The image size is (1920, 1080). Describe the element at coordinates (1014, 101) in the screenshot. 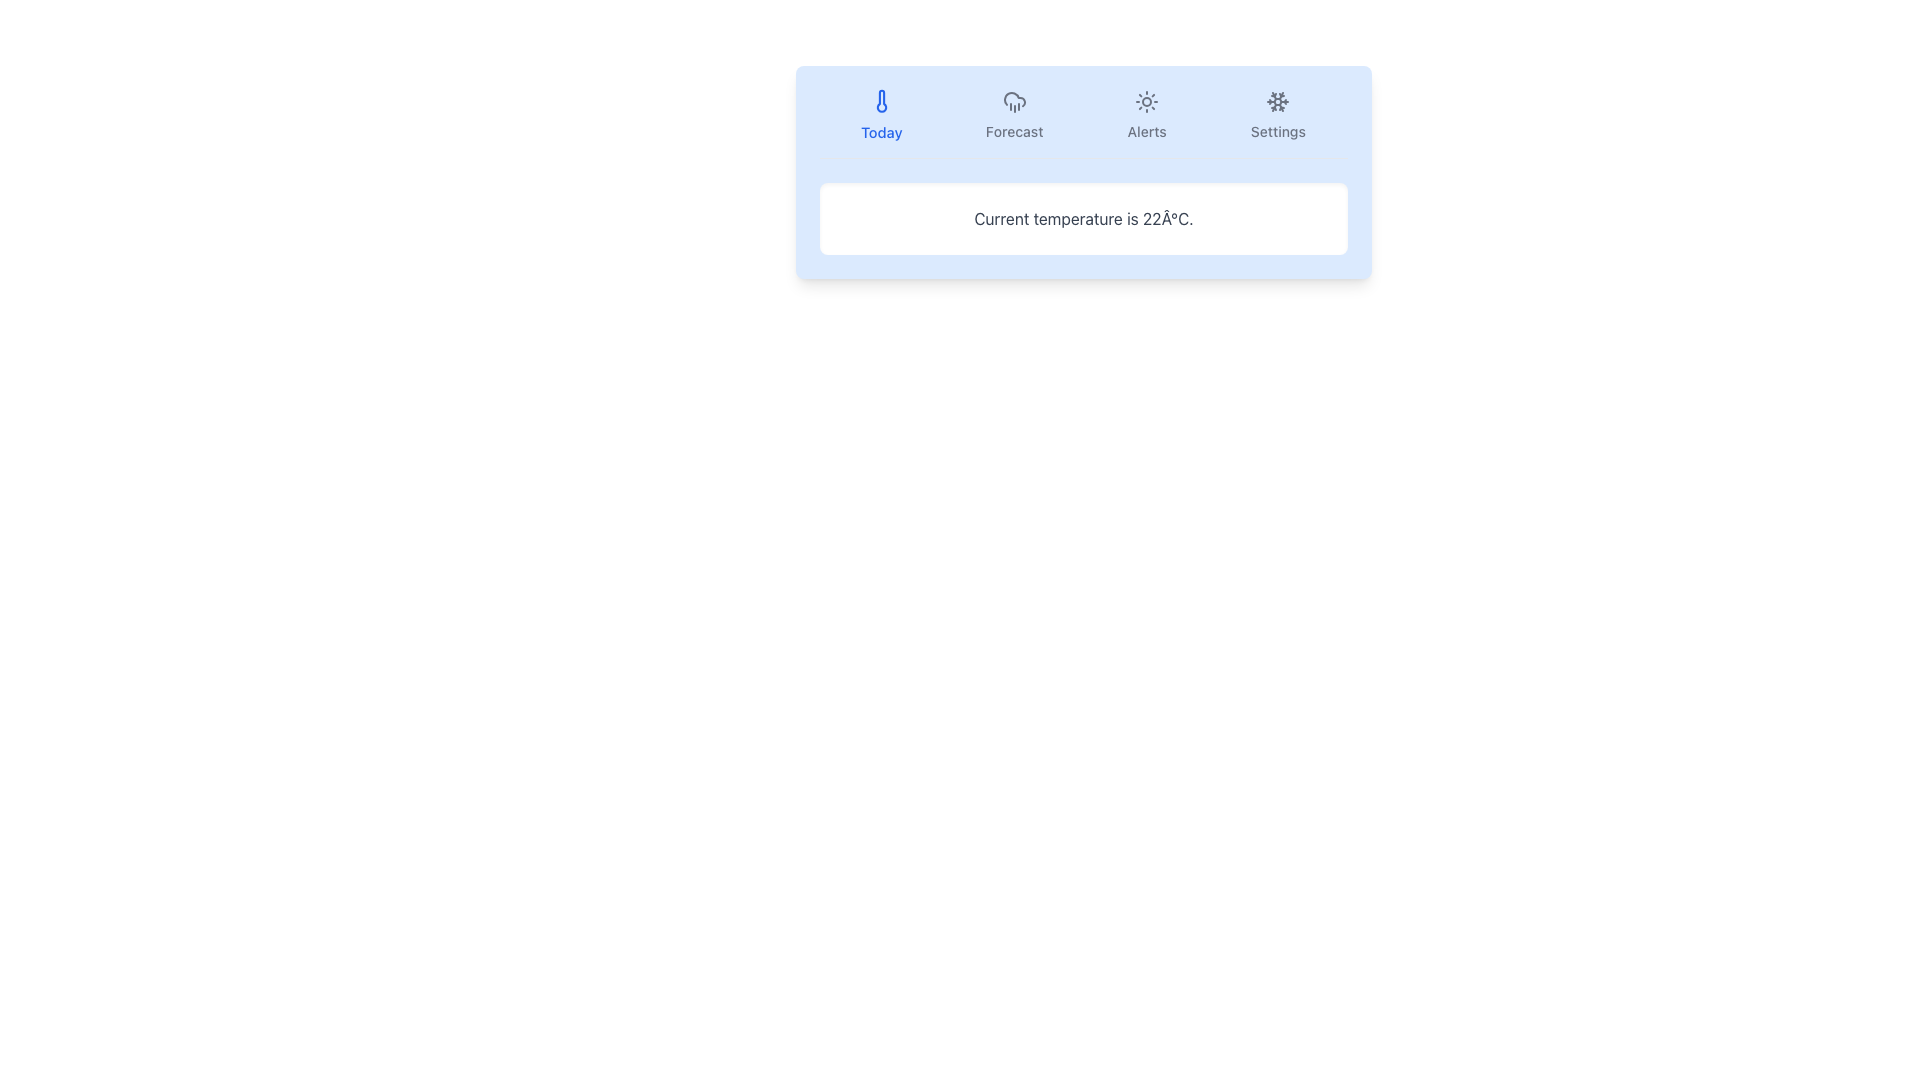

I see `the 'Forecast' vector icon in the header menu` at that location.